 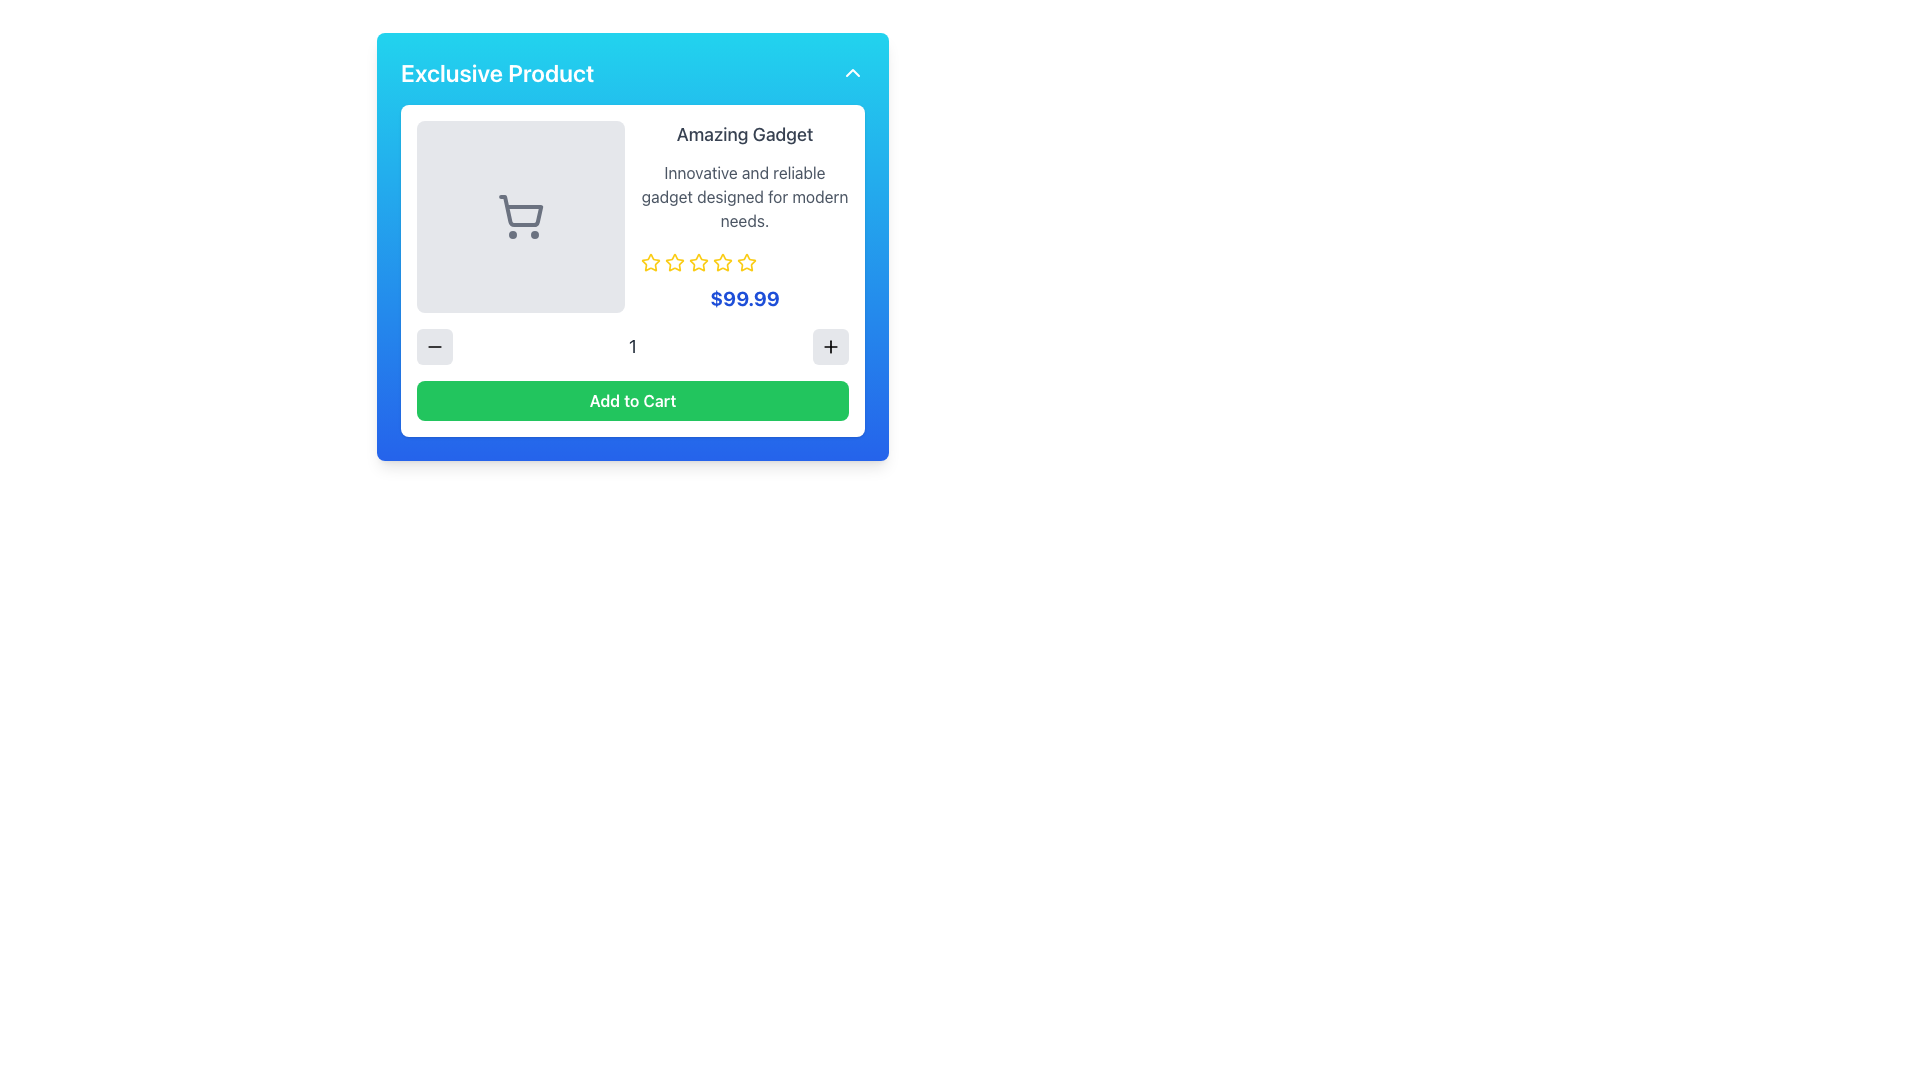 What do you see at coordinates (699, 261) in the screenshot?
I see `the second star icon in the rating system` at bounding box center [699, 261].